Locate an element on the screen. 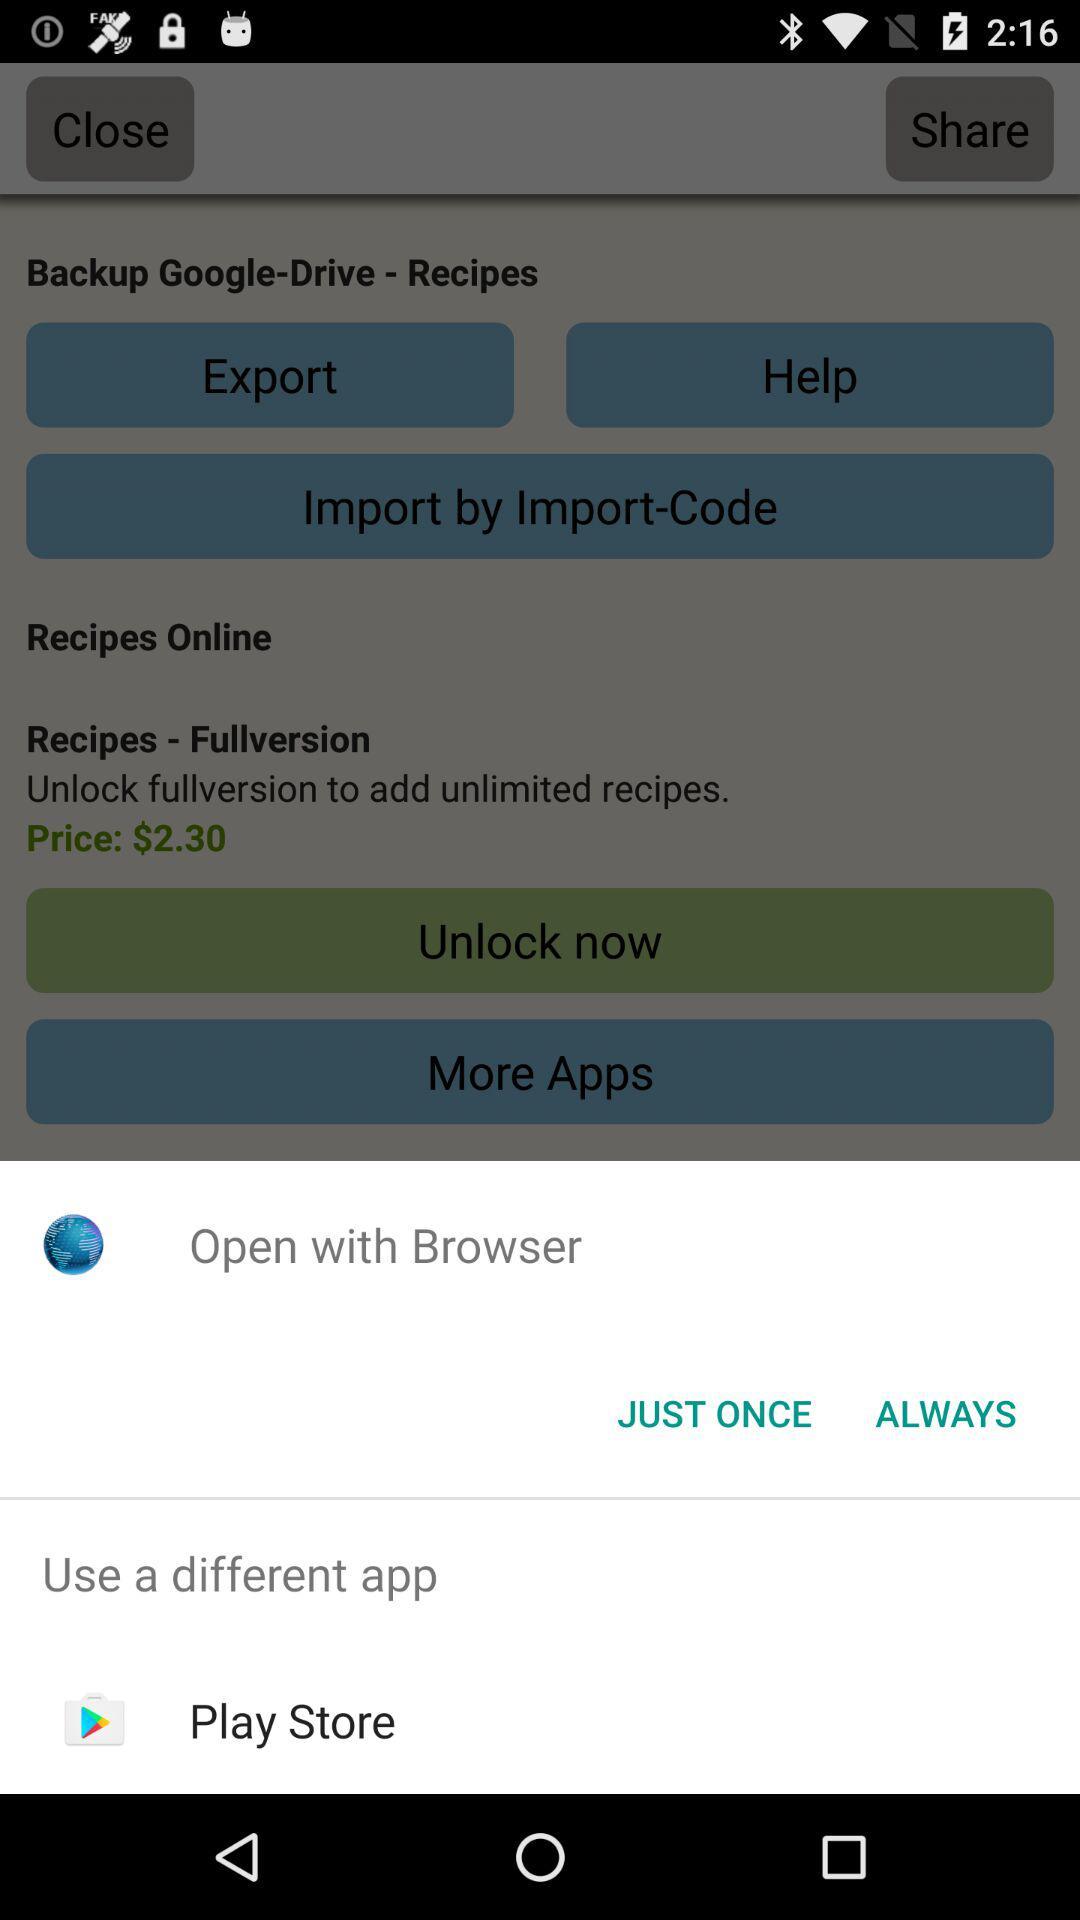  the play store item is located at coordinates (292, 1719).